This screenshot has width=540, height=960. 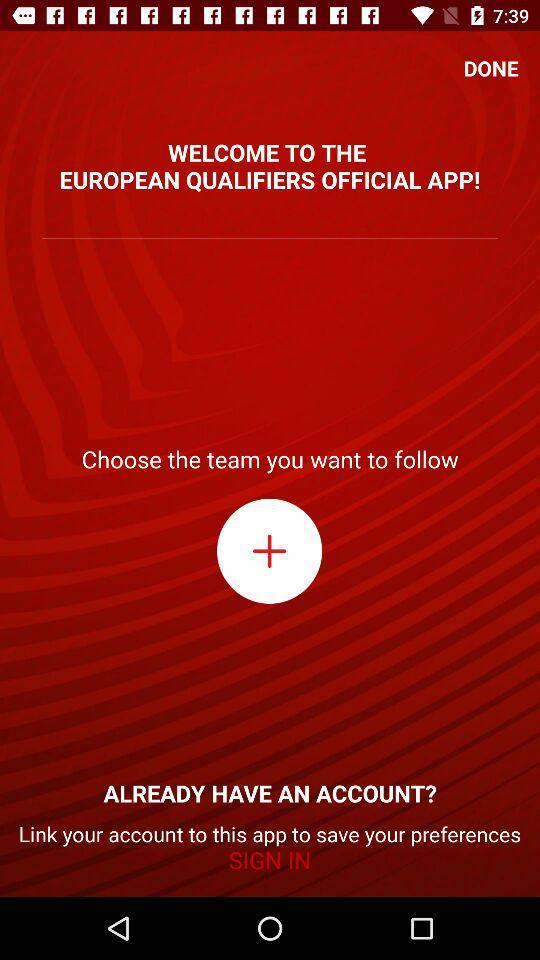 What do you see at coordinates (270, 846) in the screenshot?
I see `icon below already have an item` at bounding box center [270, 846].